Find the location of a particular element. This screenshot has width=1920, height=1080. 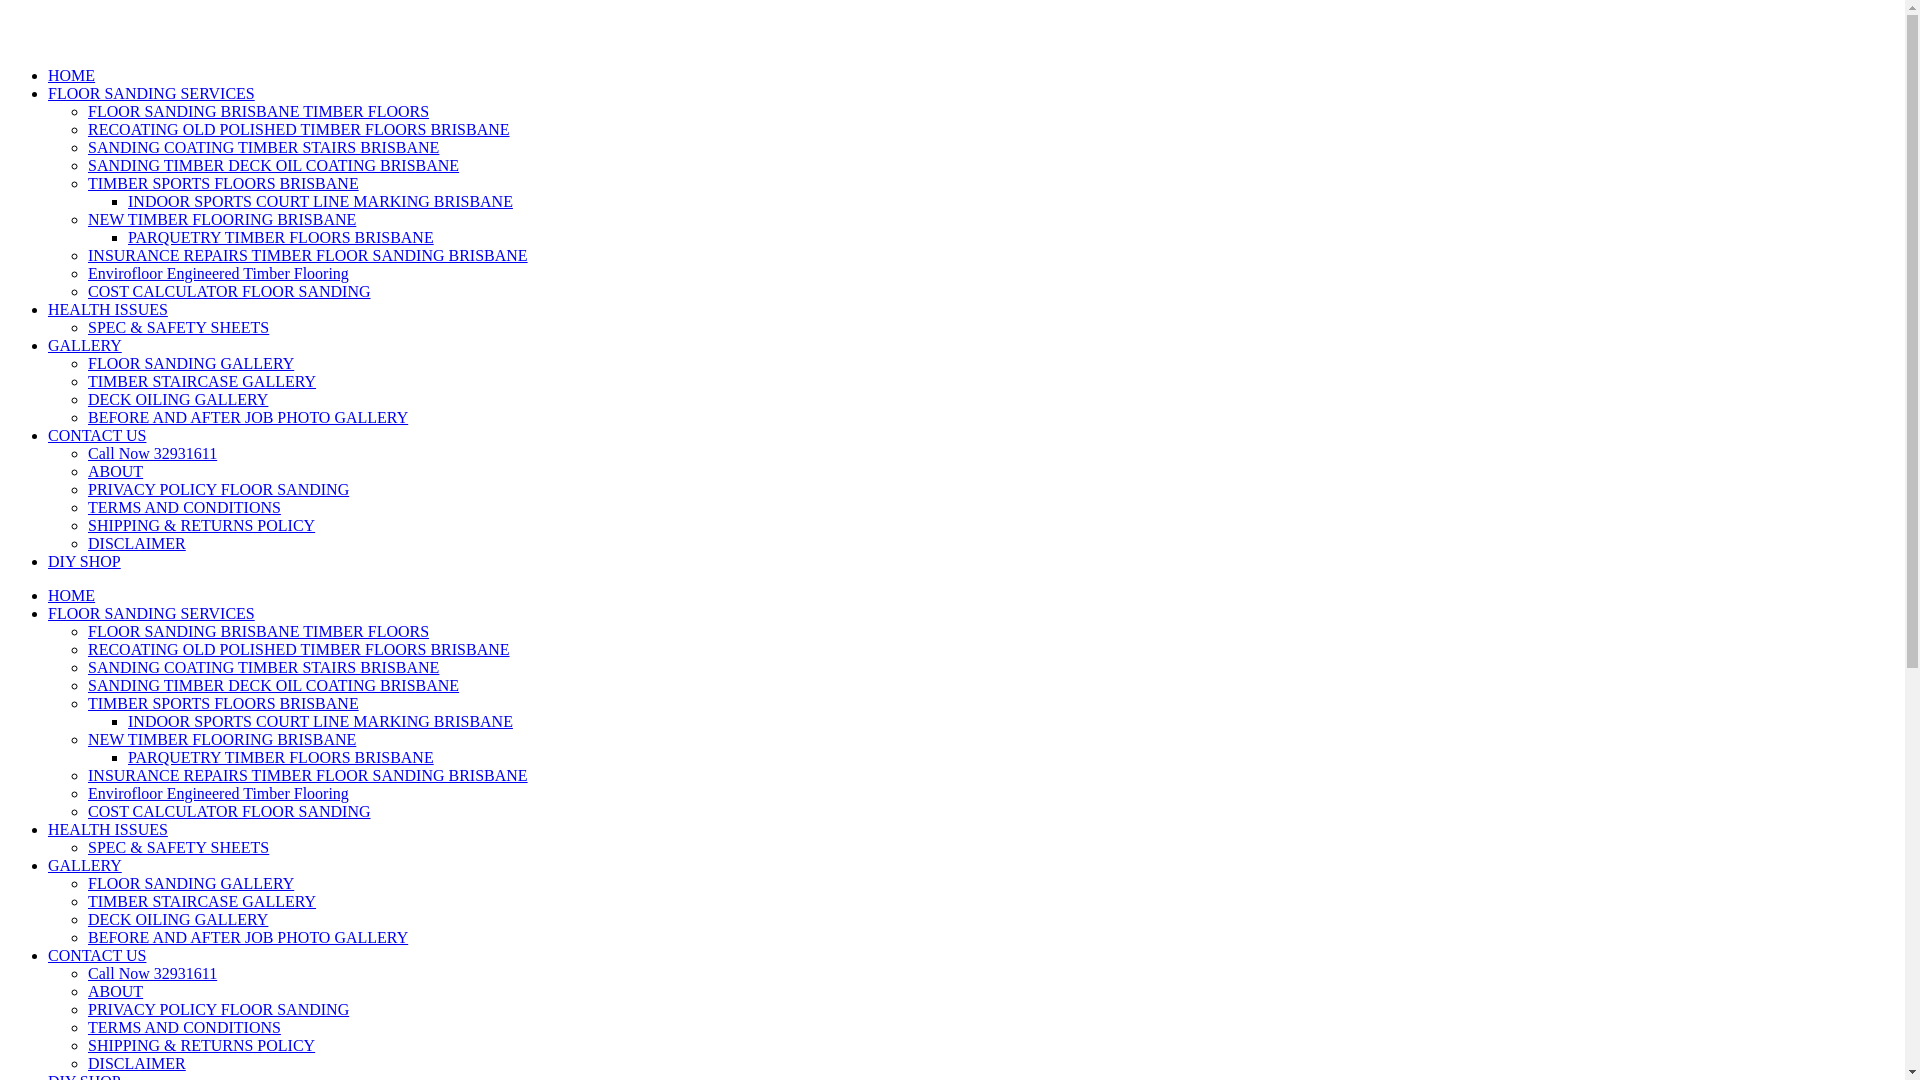

'INSURANCE REPAIRS TIMBER FLOOR SANDING BRISBANE' is located at coordinates (306, 774).